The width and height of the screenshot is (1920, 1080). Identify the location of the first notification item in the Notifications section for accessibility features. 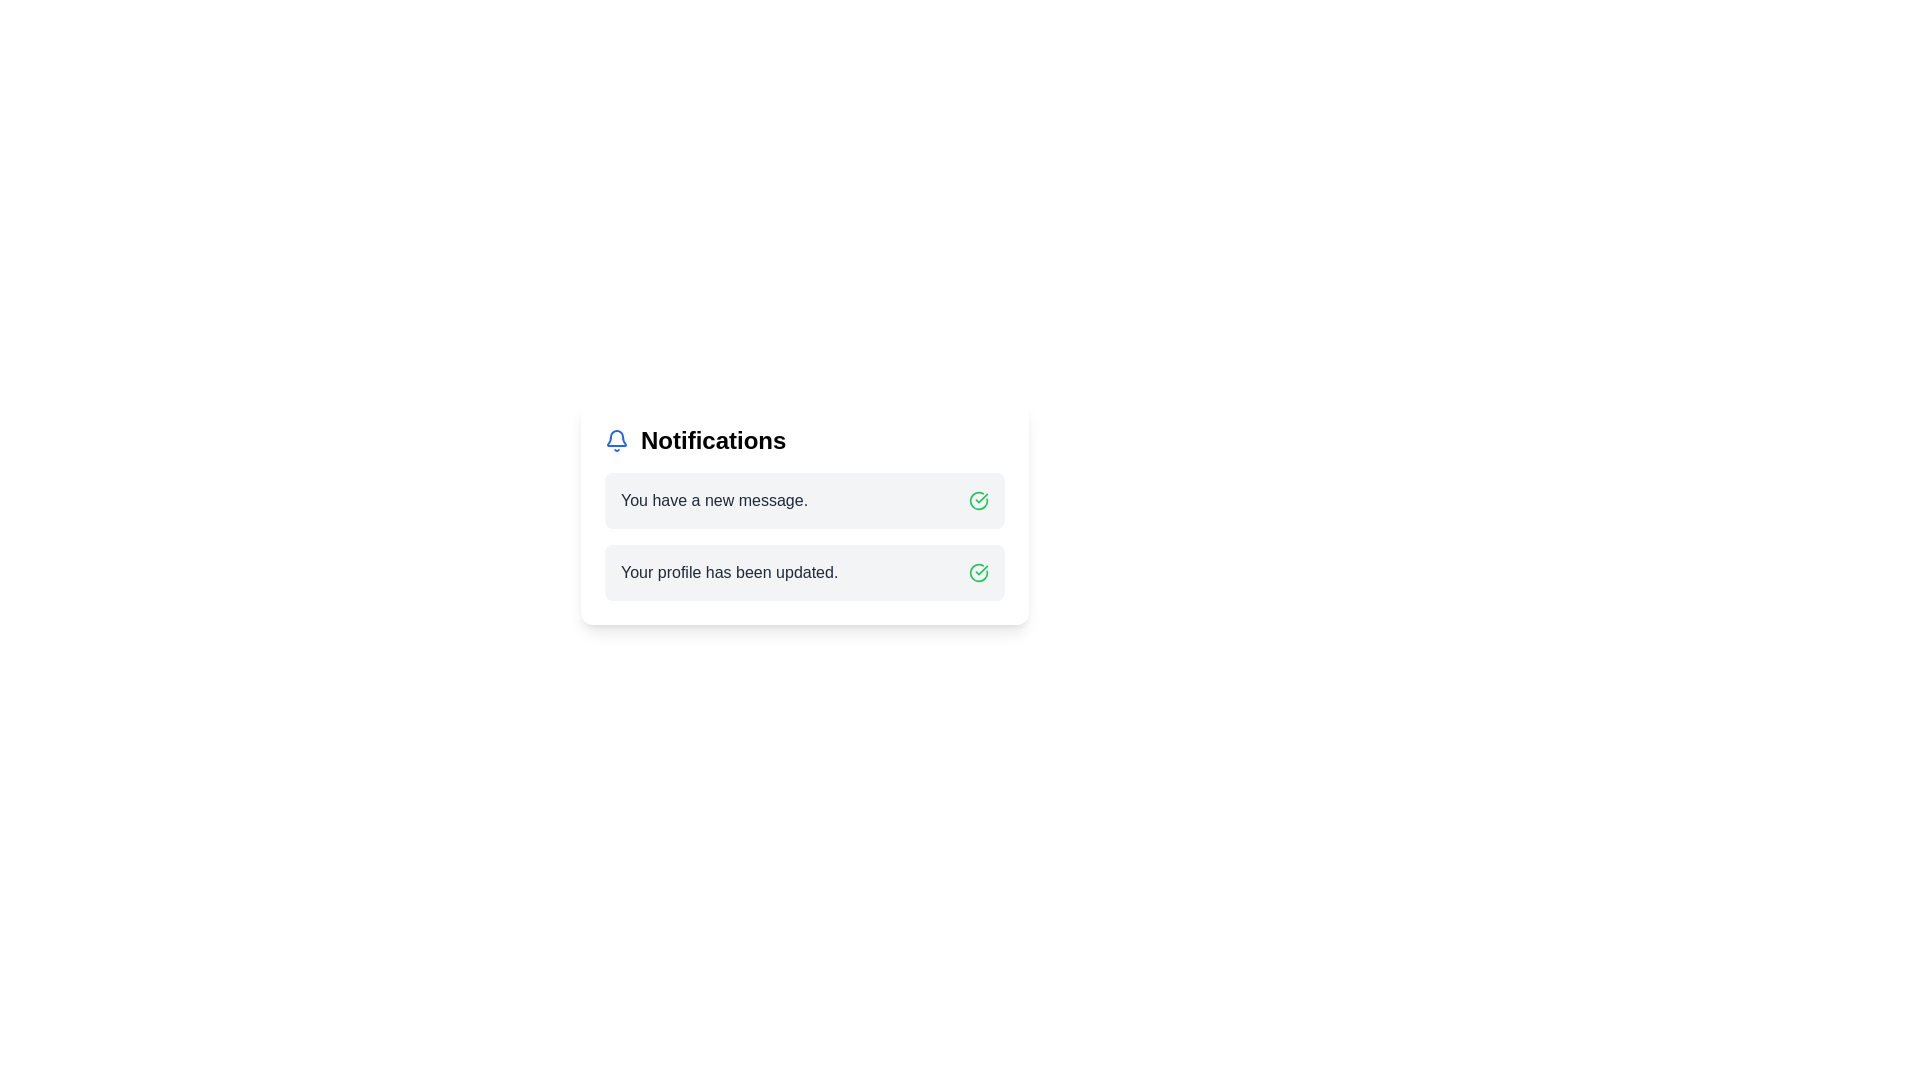
(805, 500).